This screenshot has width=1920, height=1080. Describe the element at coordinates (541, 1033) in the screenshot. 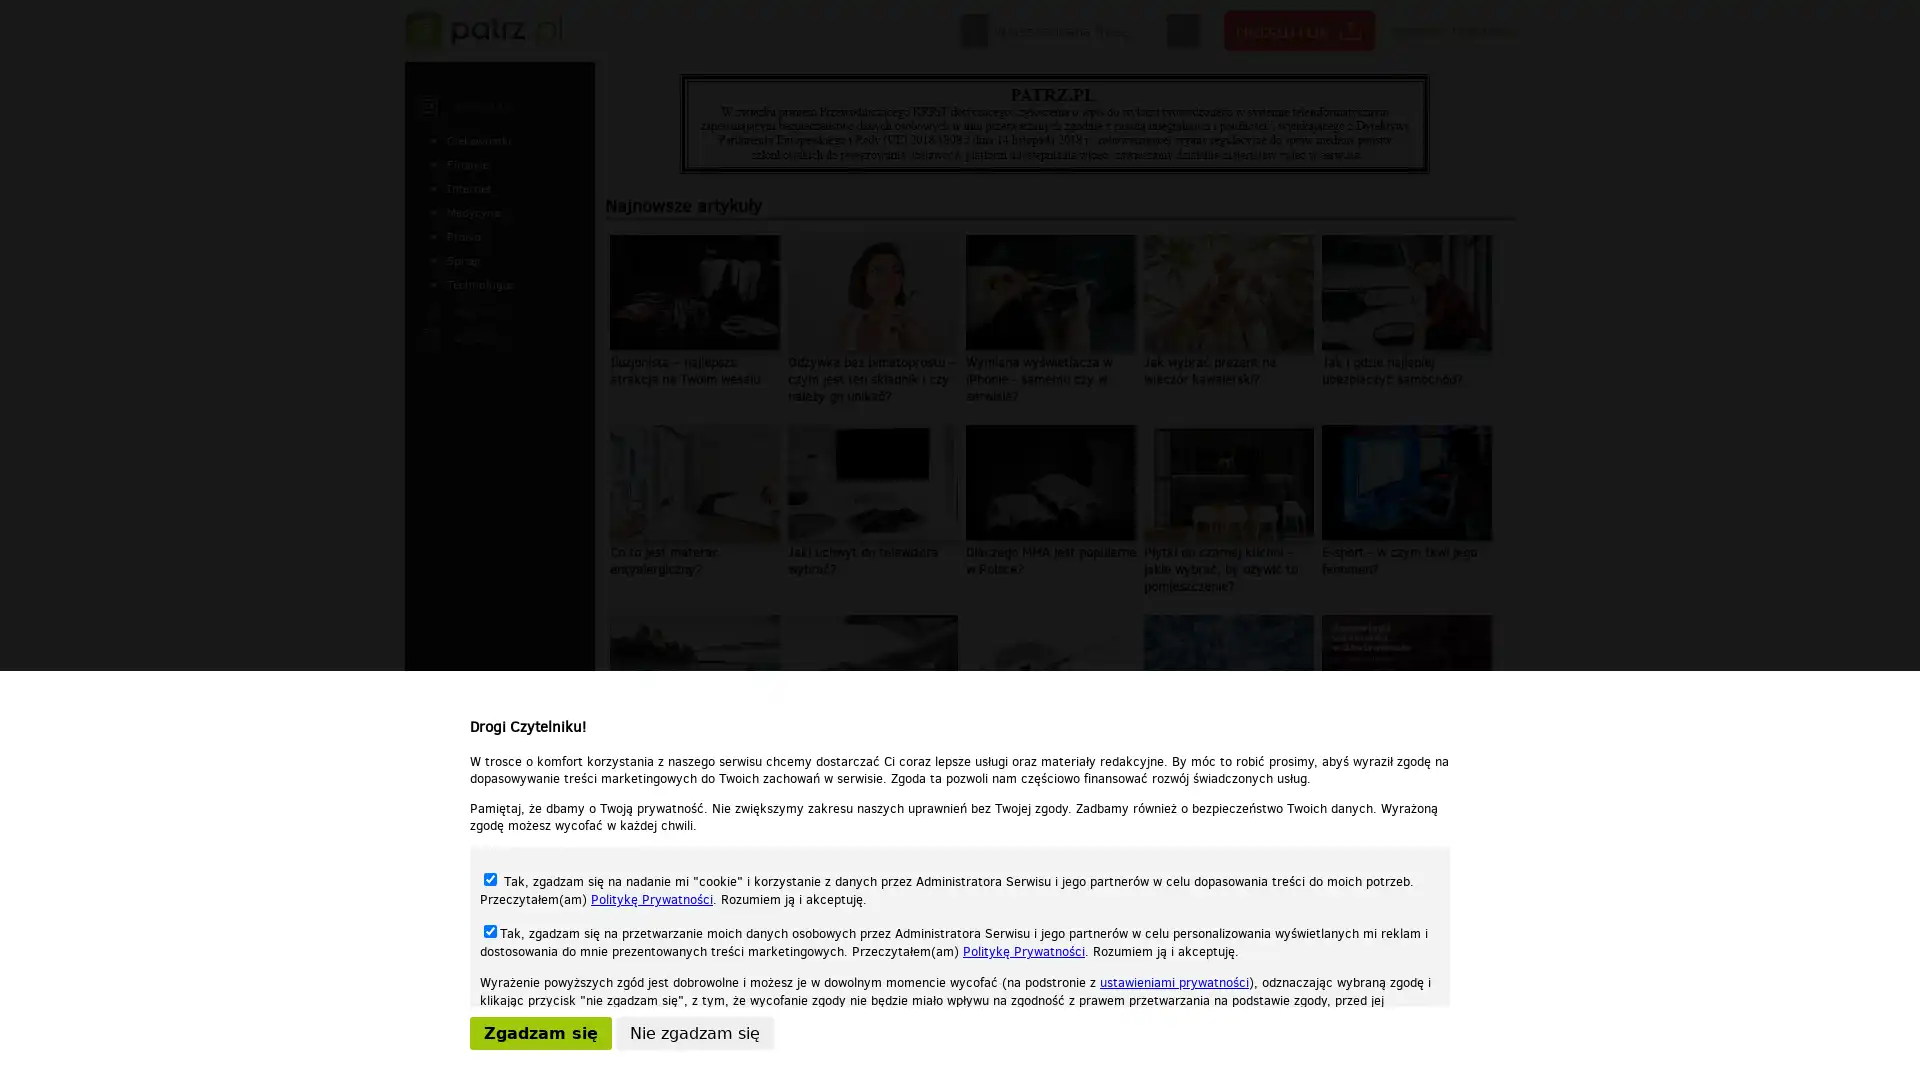

I see `Zgadzam sie` at that location.